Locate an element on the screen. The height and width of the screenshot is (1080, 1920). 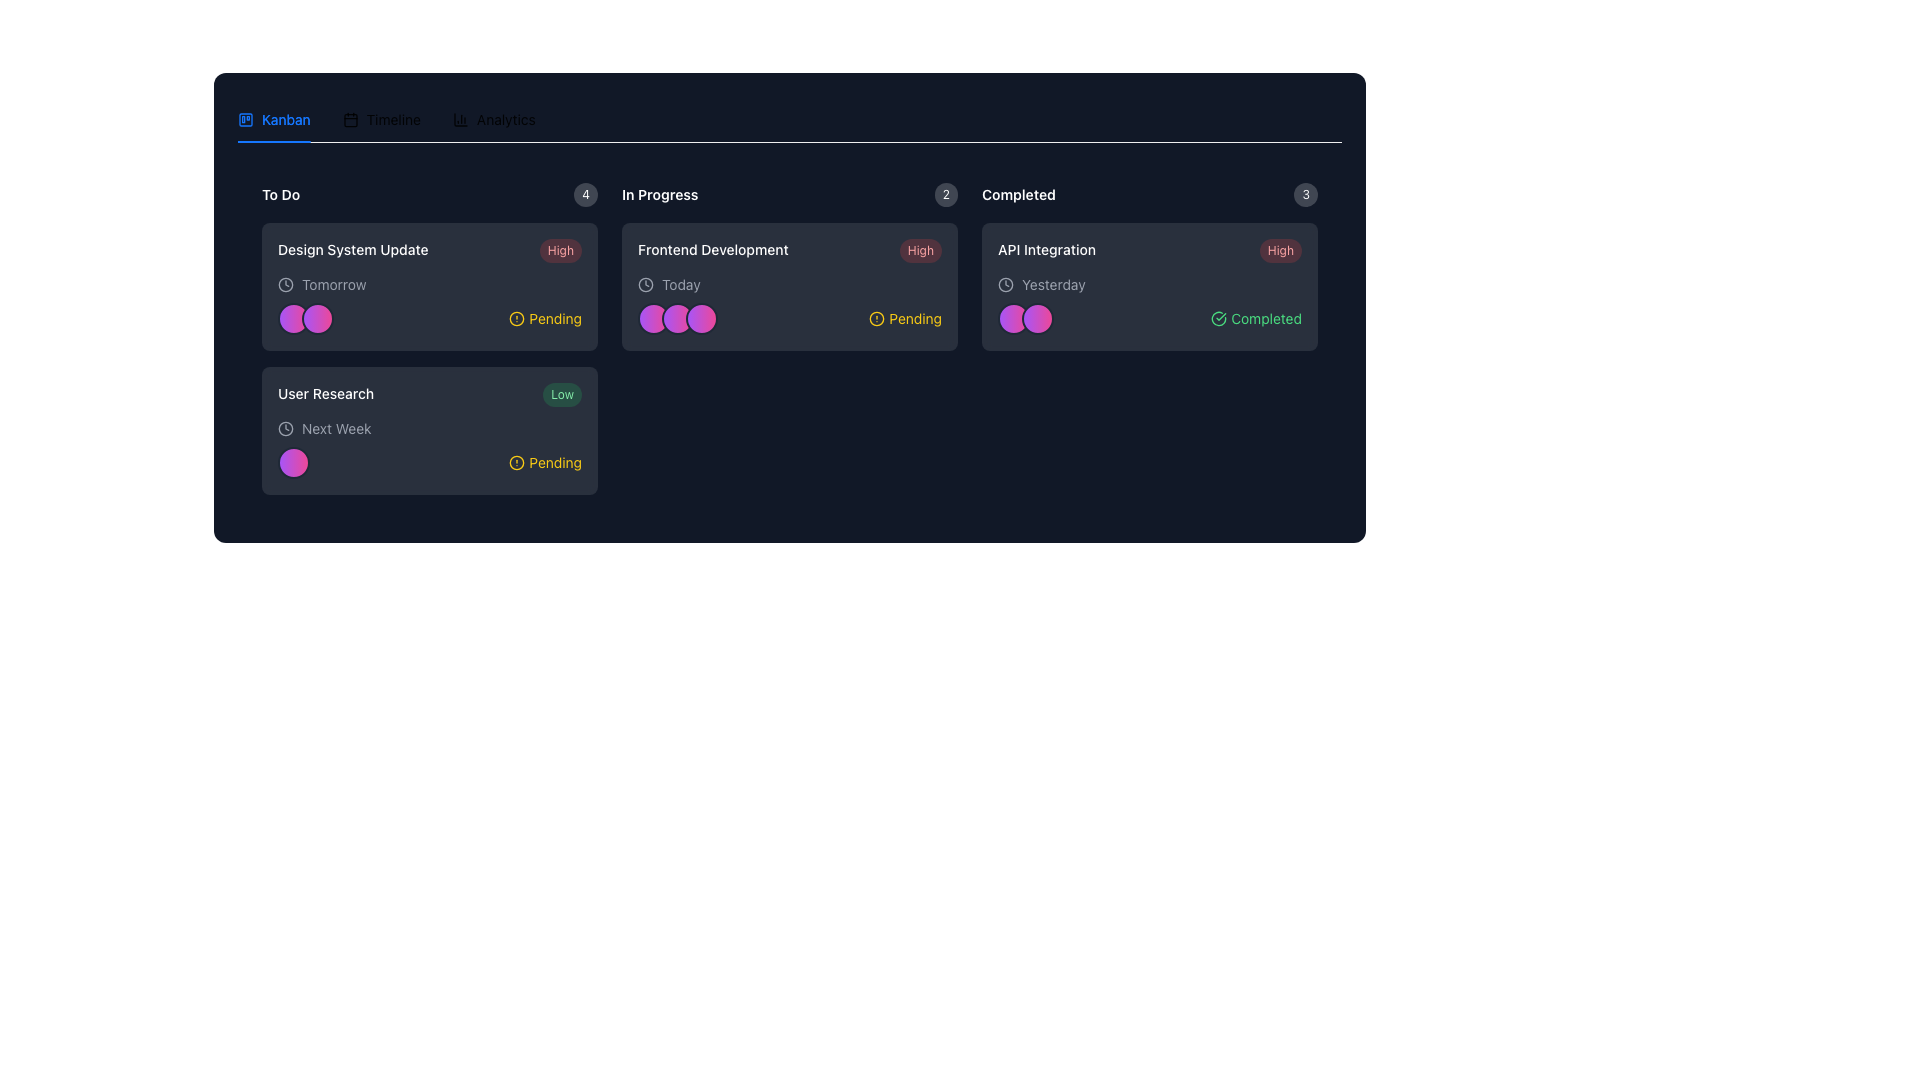
the clock icon located to the left of the text 'Yesterday' in the 'Completed' card, which visually indicates a timestamp or deadline is located at coordinates (1006, 285).